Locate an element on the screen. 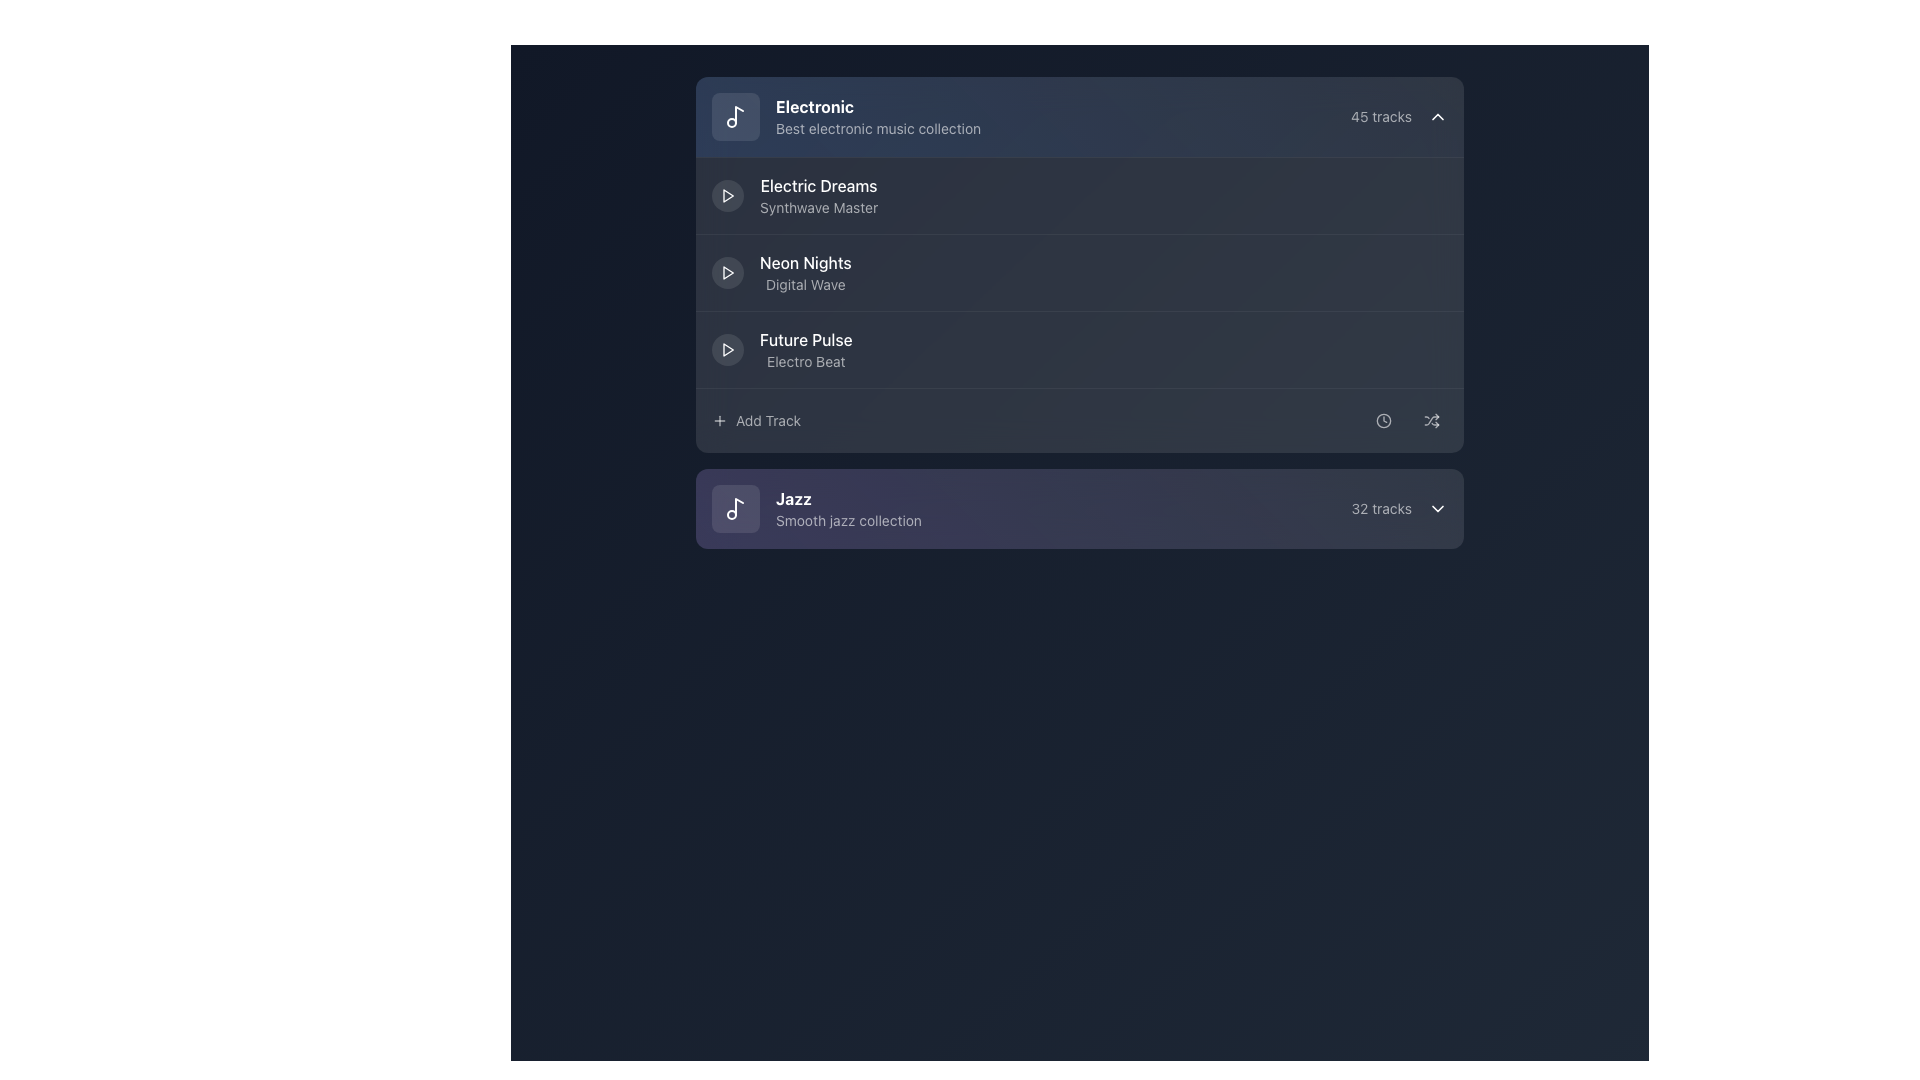 The height and width of the screenshot is (1080, 1920). the distinct clock icon located at the bottom-right corner of the 'Electronic' playlist card, which serves as a visual indication of time or schedule-related features is located at coordinates (1382, 419).